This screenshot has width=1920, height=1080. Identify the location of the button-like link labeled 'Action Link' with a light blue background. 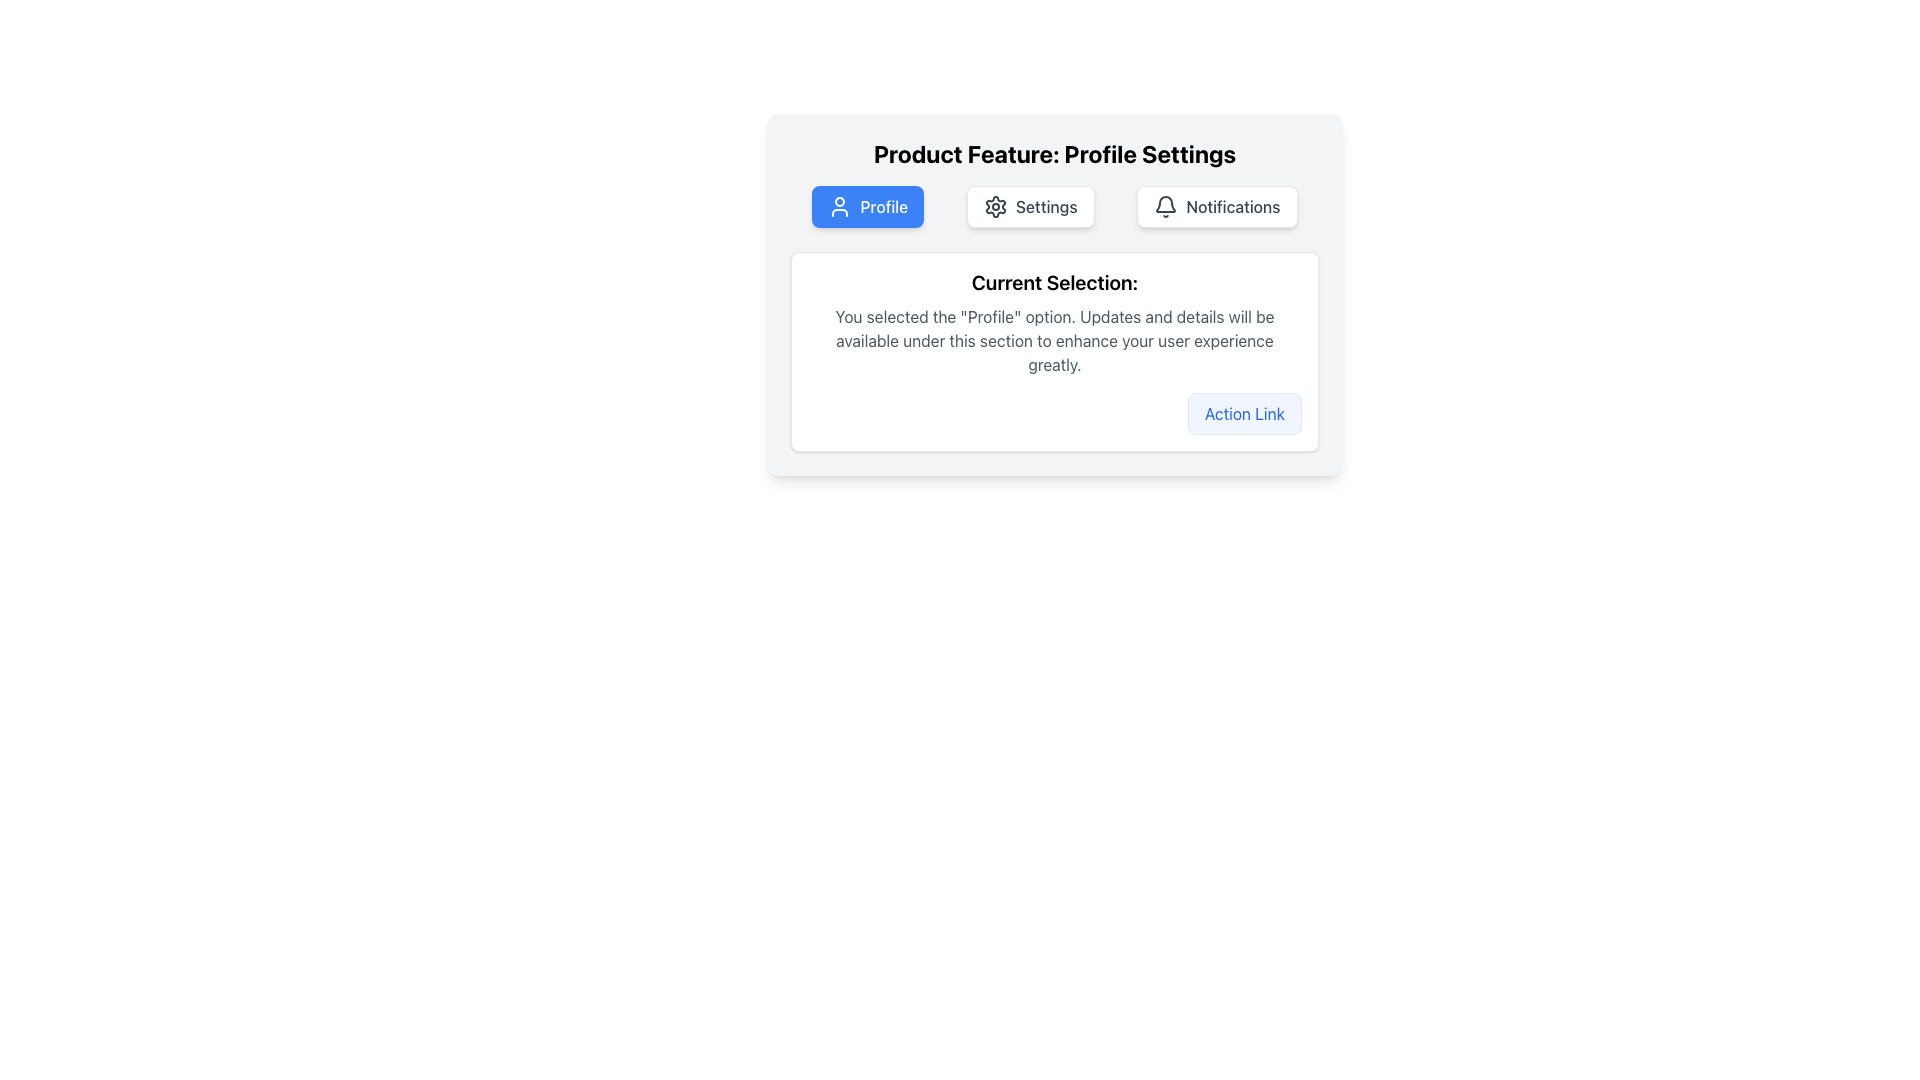
(1243, 412).